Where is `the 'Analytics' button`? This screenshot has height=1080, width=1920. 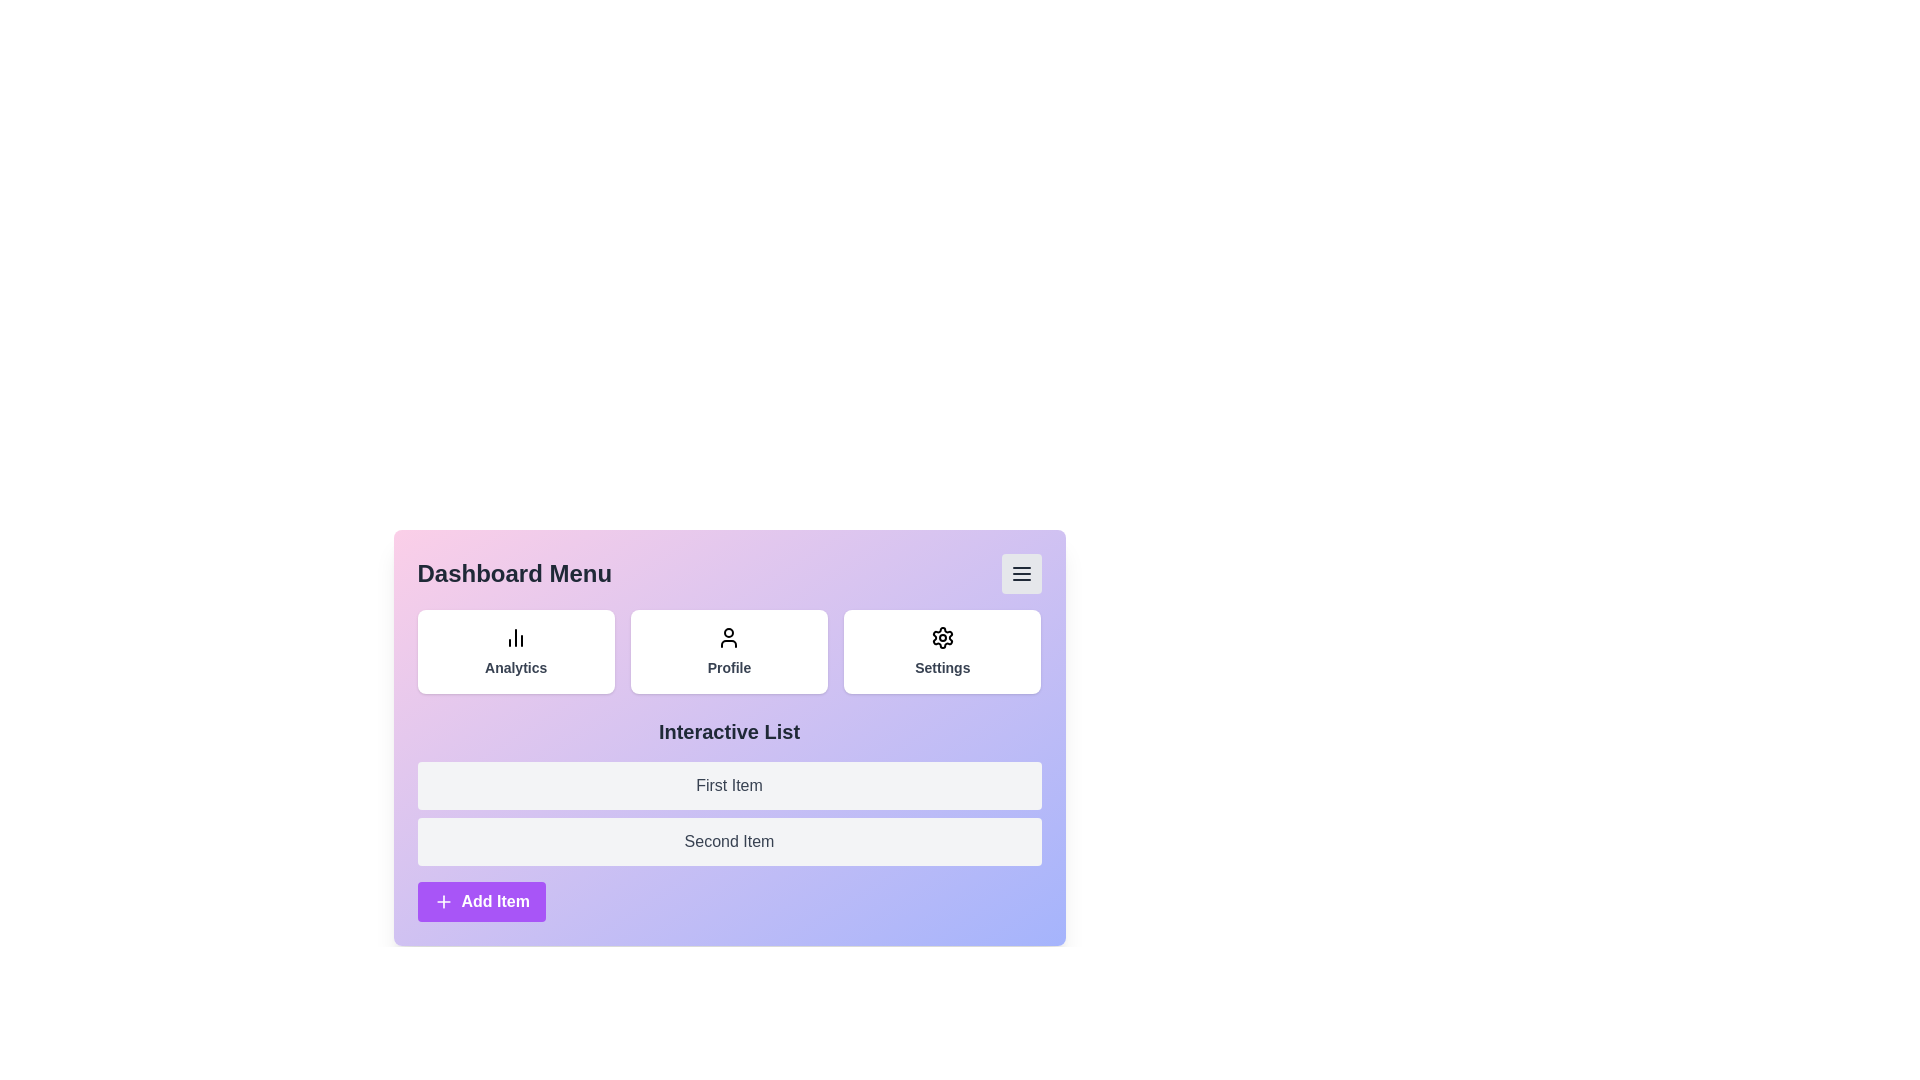 the 'Analytics' button is located at coordinates (515, 651).